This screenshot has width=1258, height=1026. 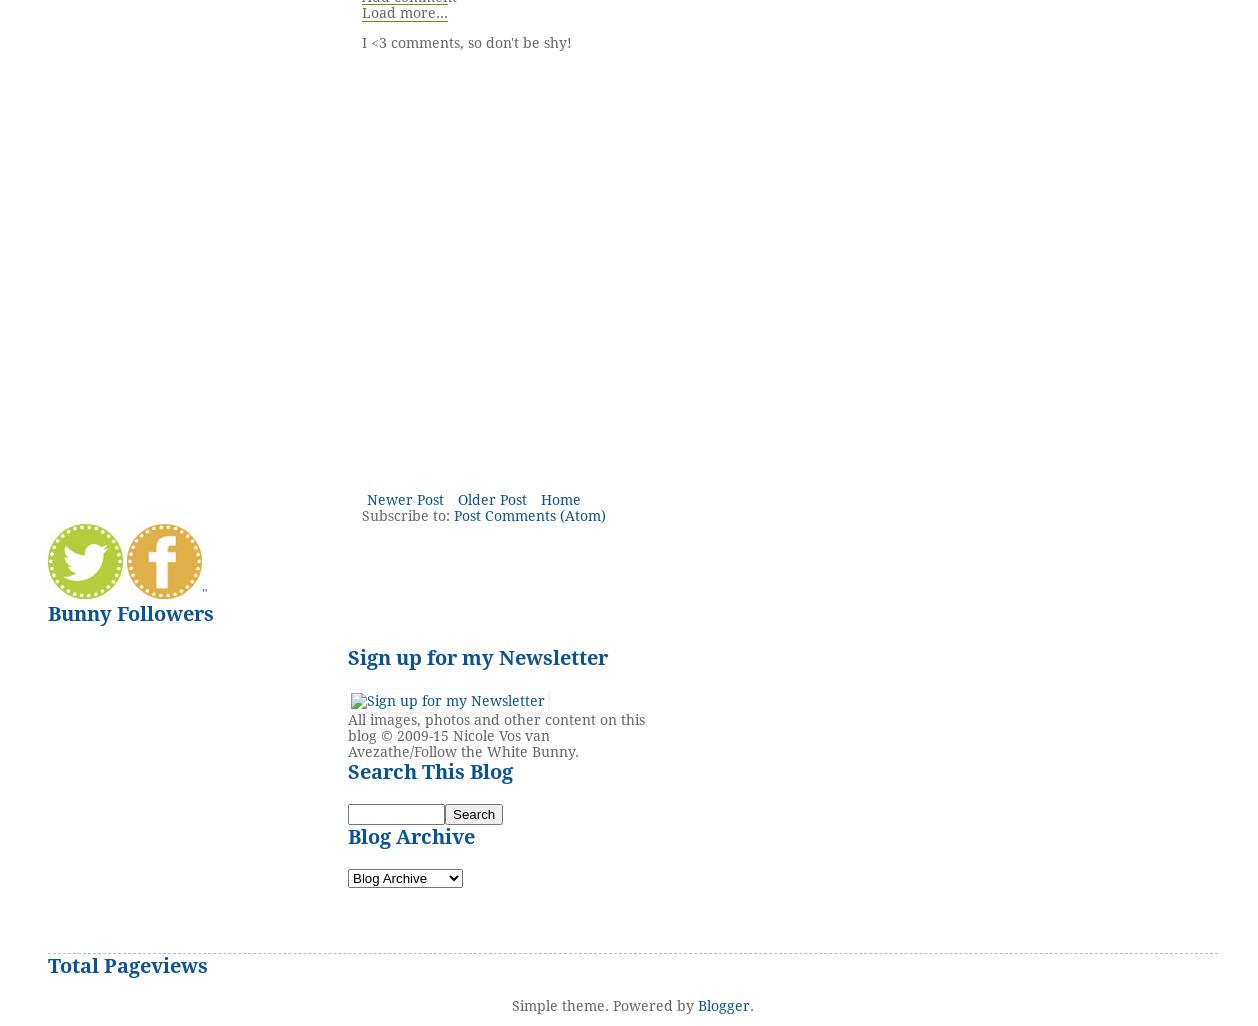 I want to click on 'Bunny Followers', so click(x=130, y=612).